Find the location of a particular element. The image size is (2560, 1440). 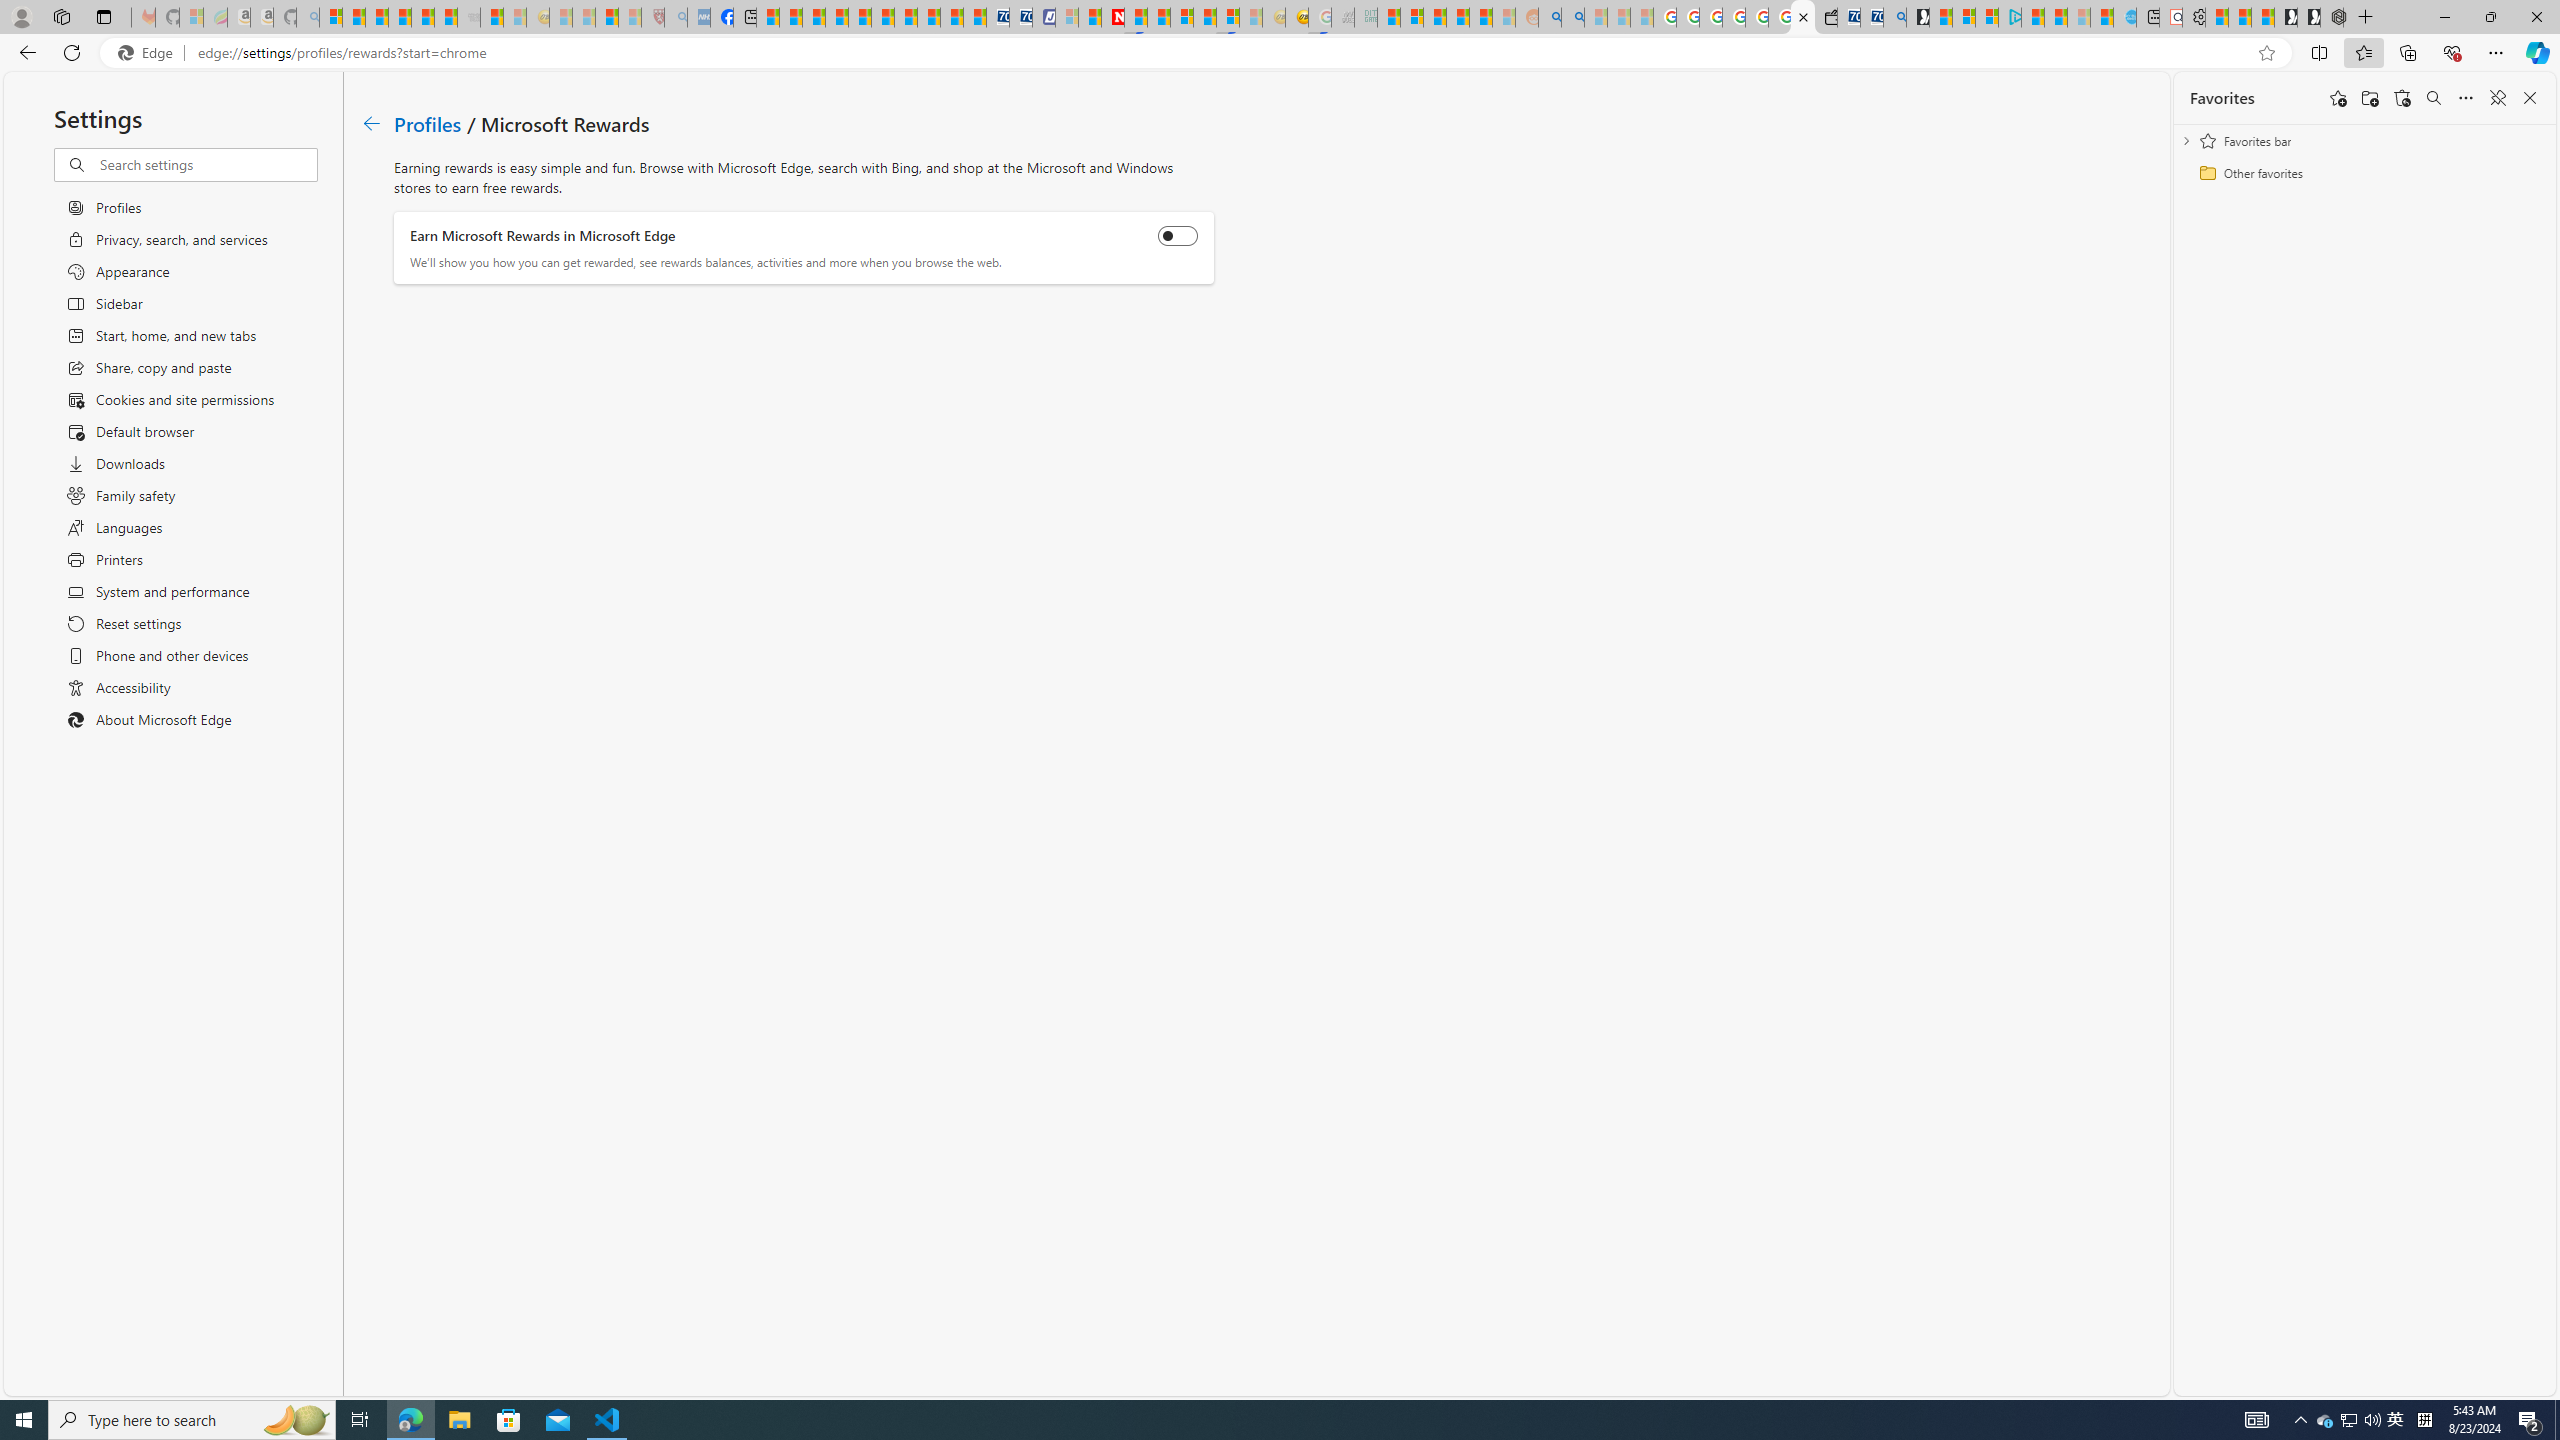

'The Weather Channel - MSN' is located at coordinates (375, 16).